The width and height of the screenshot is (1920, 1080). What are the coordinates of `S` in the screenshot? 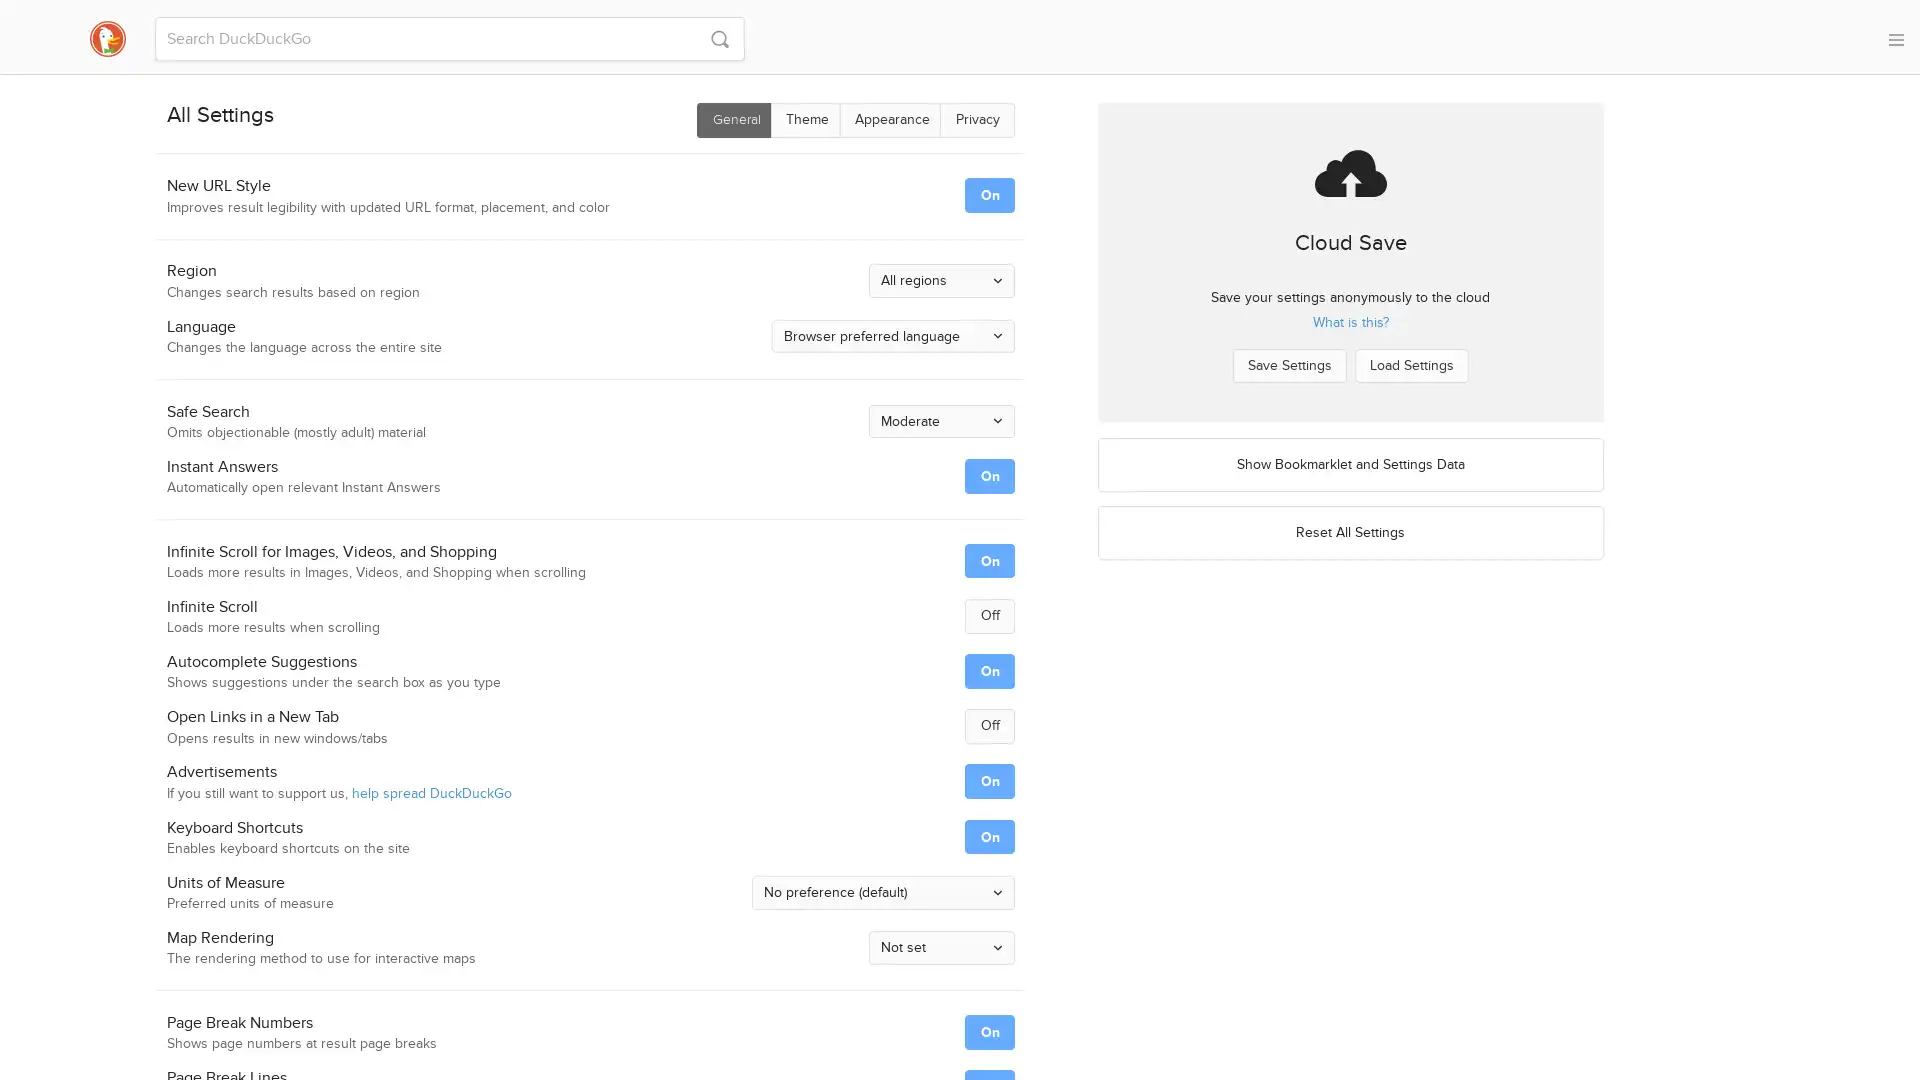 It's located at (720, 38).